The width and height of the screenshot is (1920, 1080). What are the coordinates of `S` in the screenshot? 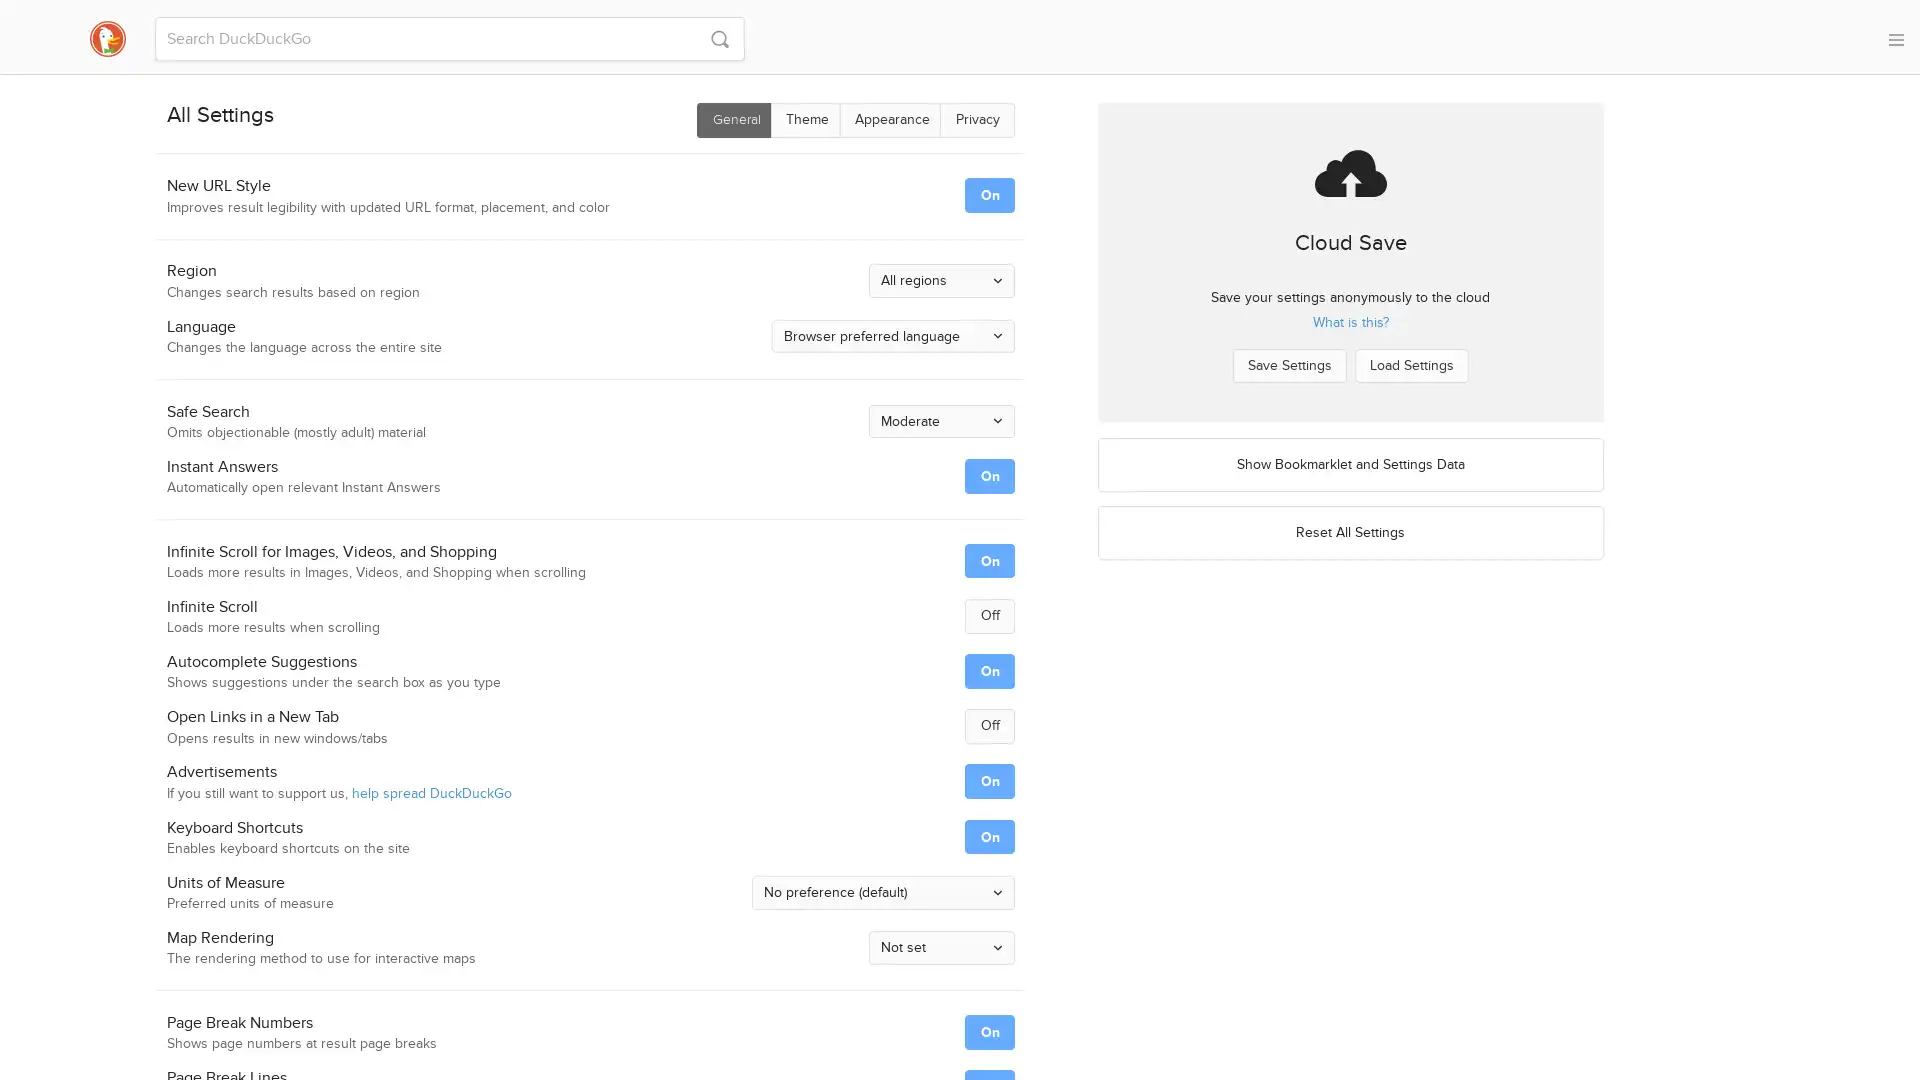 It's located at (720, 38).